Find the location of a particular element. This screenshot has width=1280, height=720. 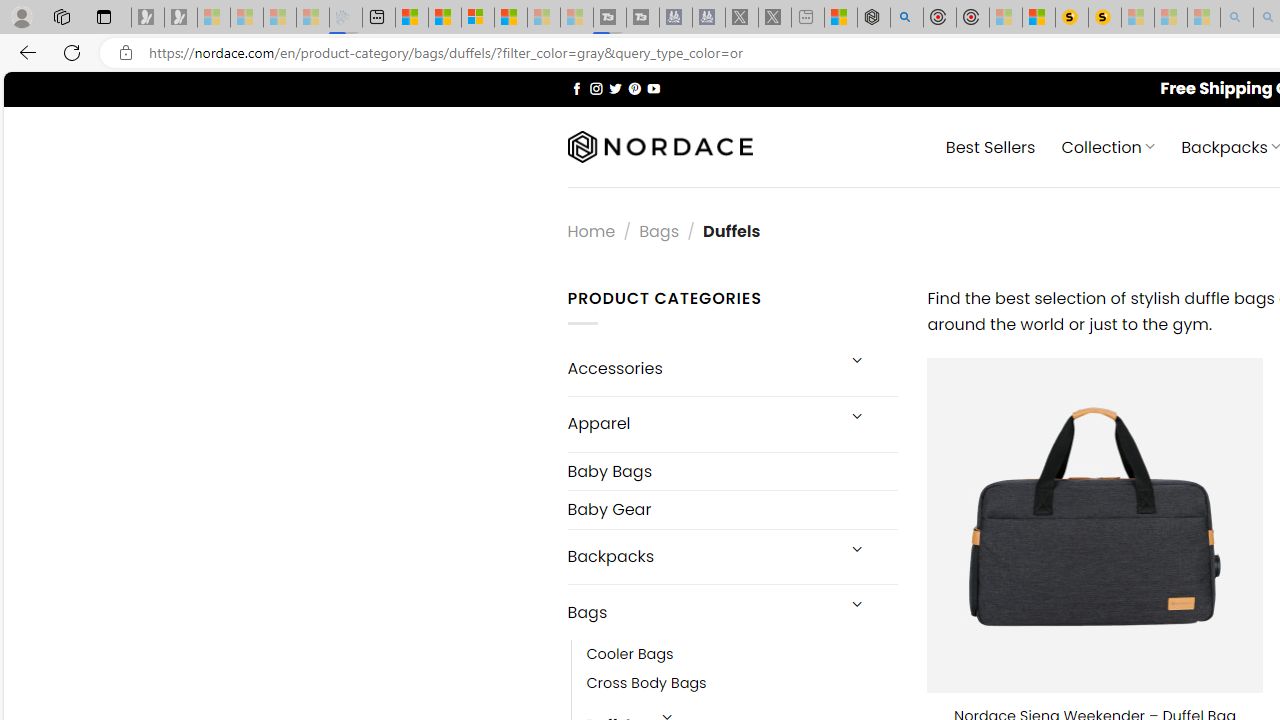

'poe - Search' is located at coordinates (905, 17).